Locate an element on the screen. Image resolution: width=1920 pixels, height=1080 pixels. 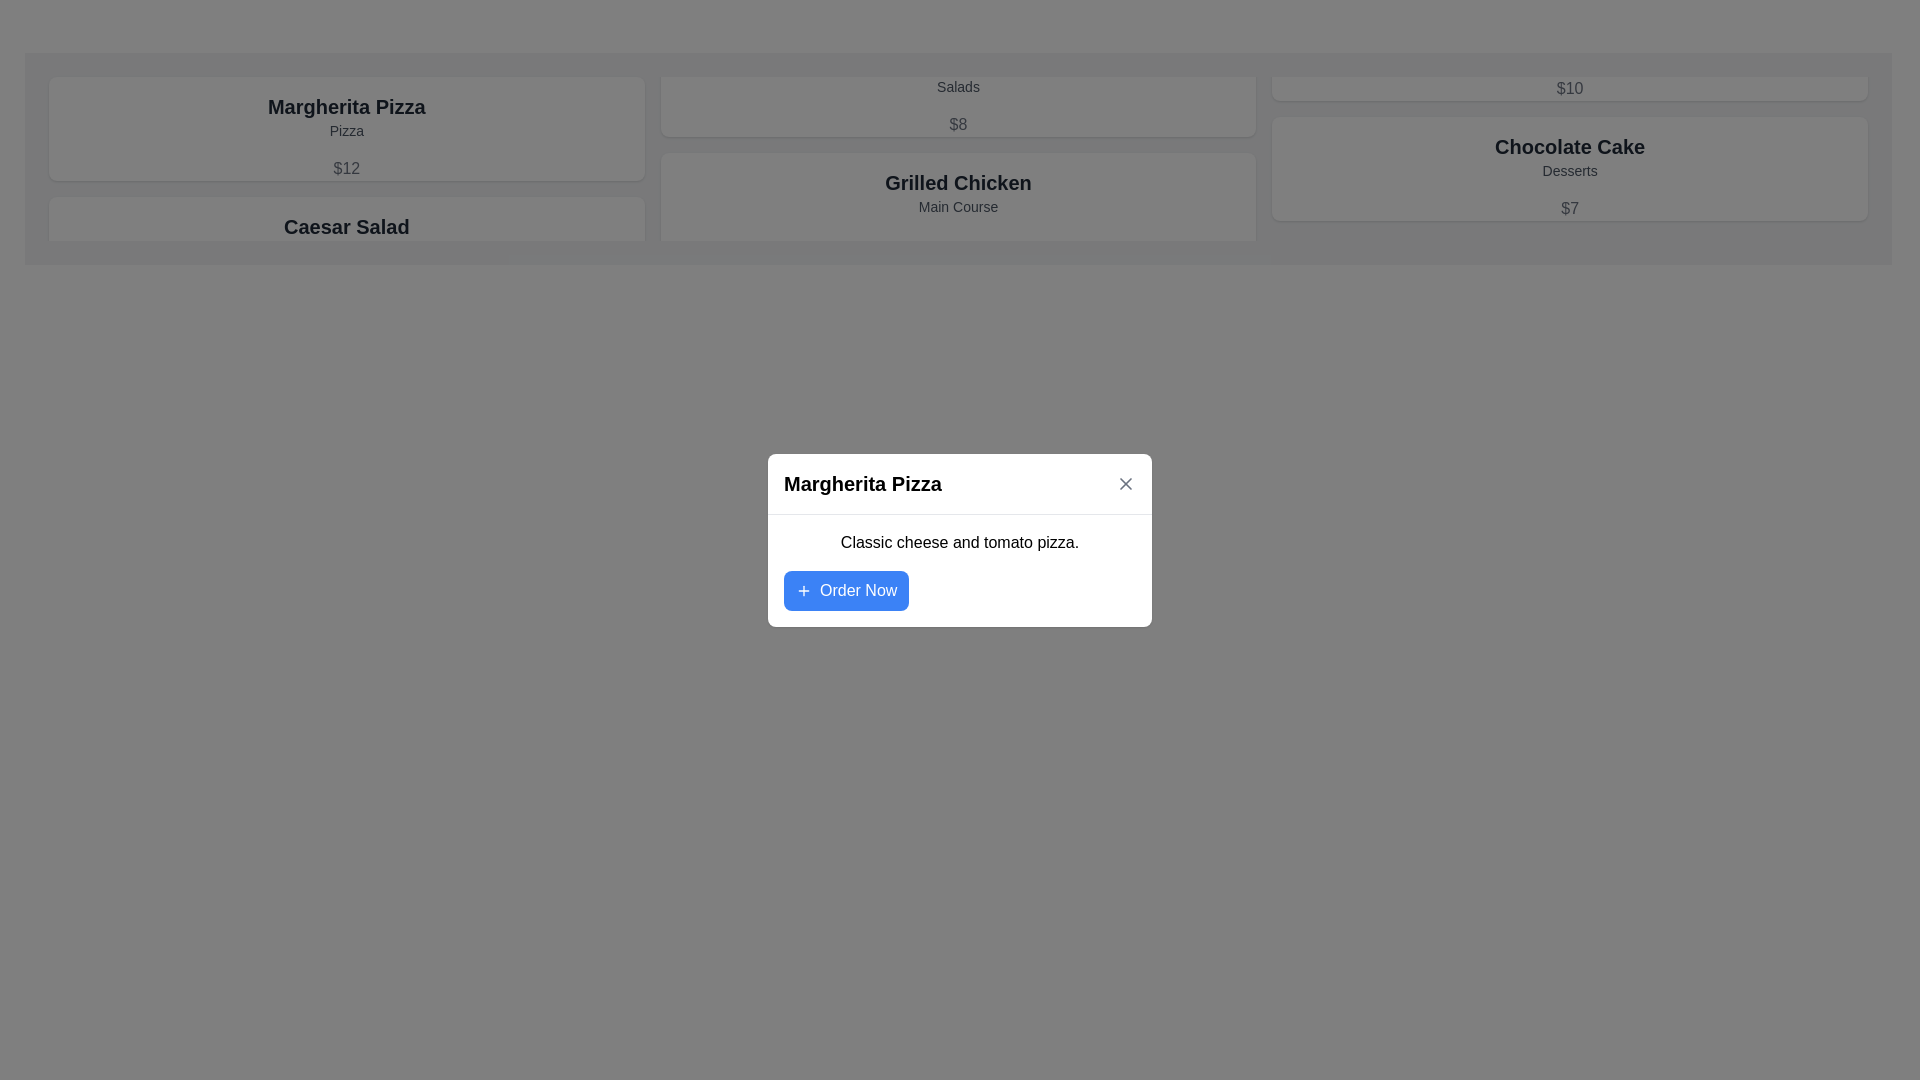
the 'Order Now' button, a rounded rectangular button with a blue background and white text, located below the description of 'Classic cheese and tomato pizza.' is located at coordinates (846, 589).